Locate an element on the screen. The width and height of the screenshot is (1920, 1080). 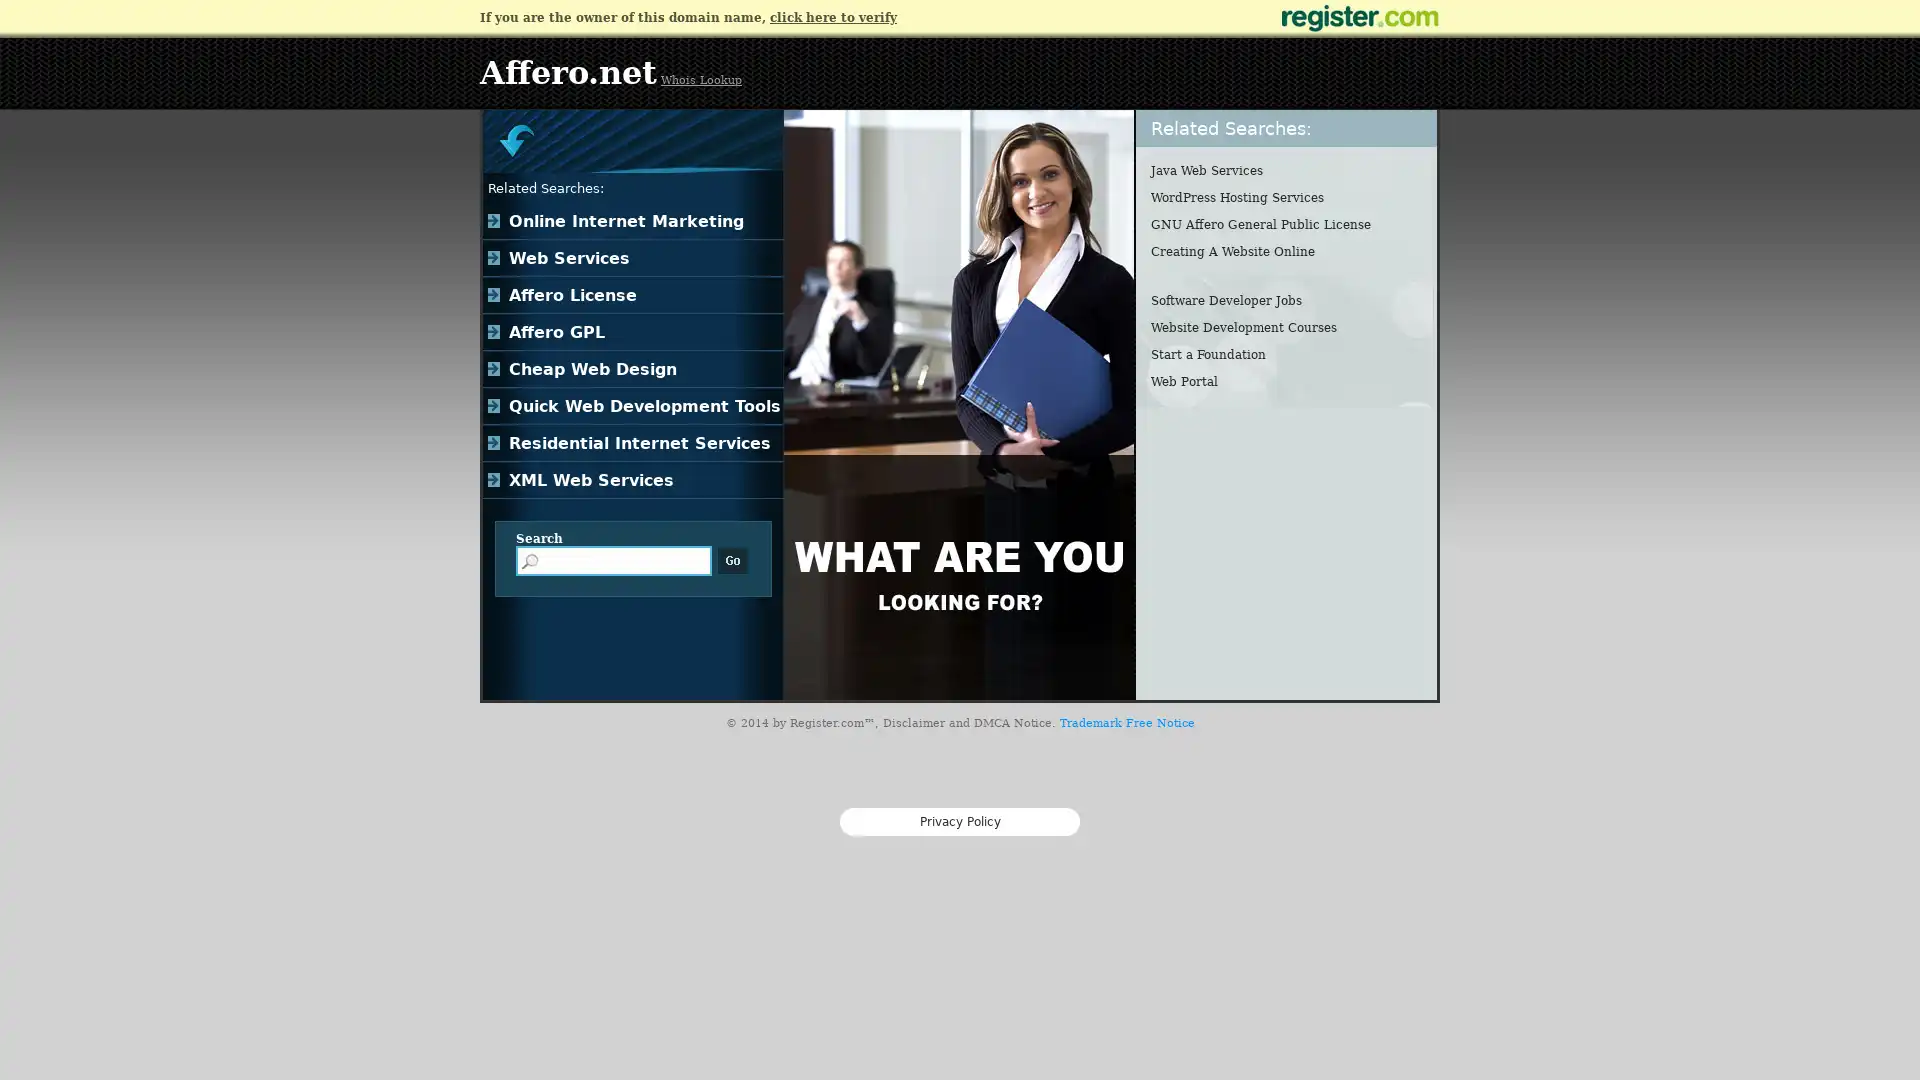
Go is located at coordinates (732, 560).